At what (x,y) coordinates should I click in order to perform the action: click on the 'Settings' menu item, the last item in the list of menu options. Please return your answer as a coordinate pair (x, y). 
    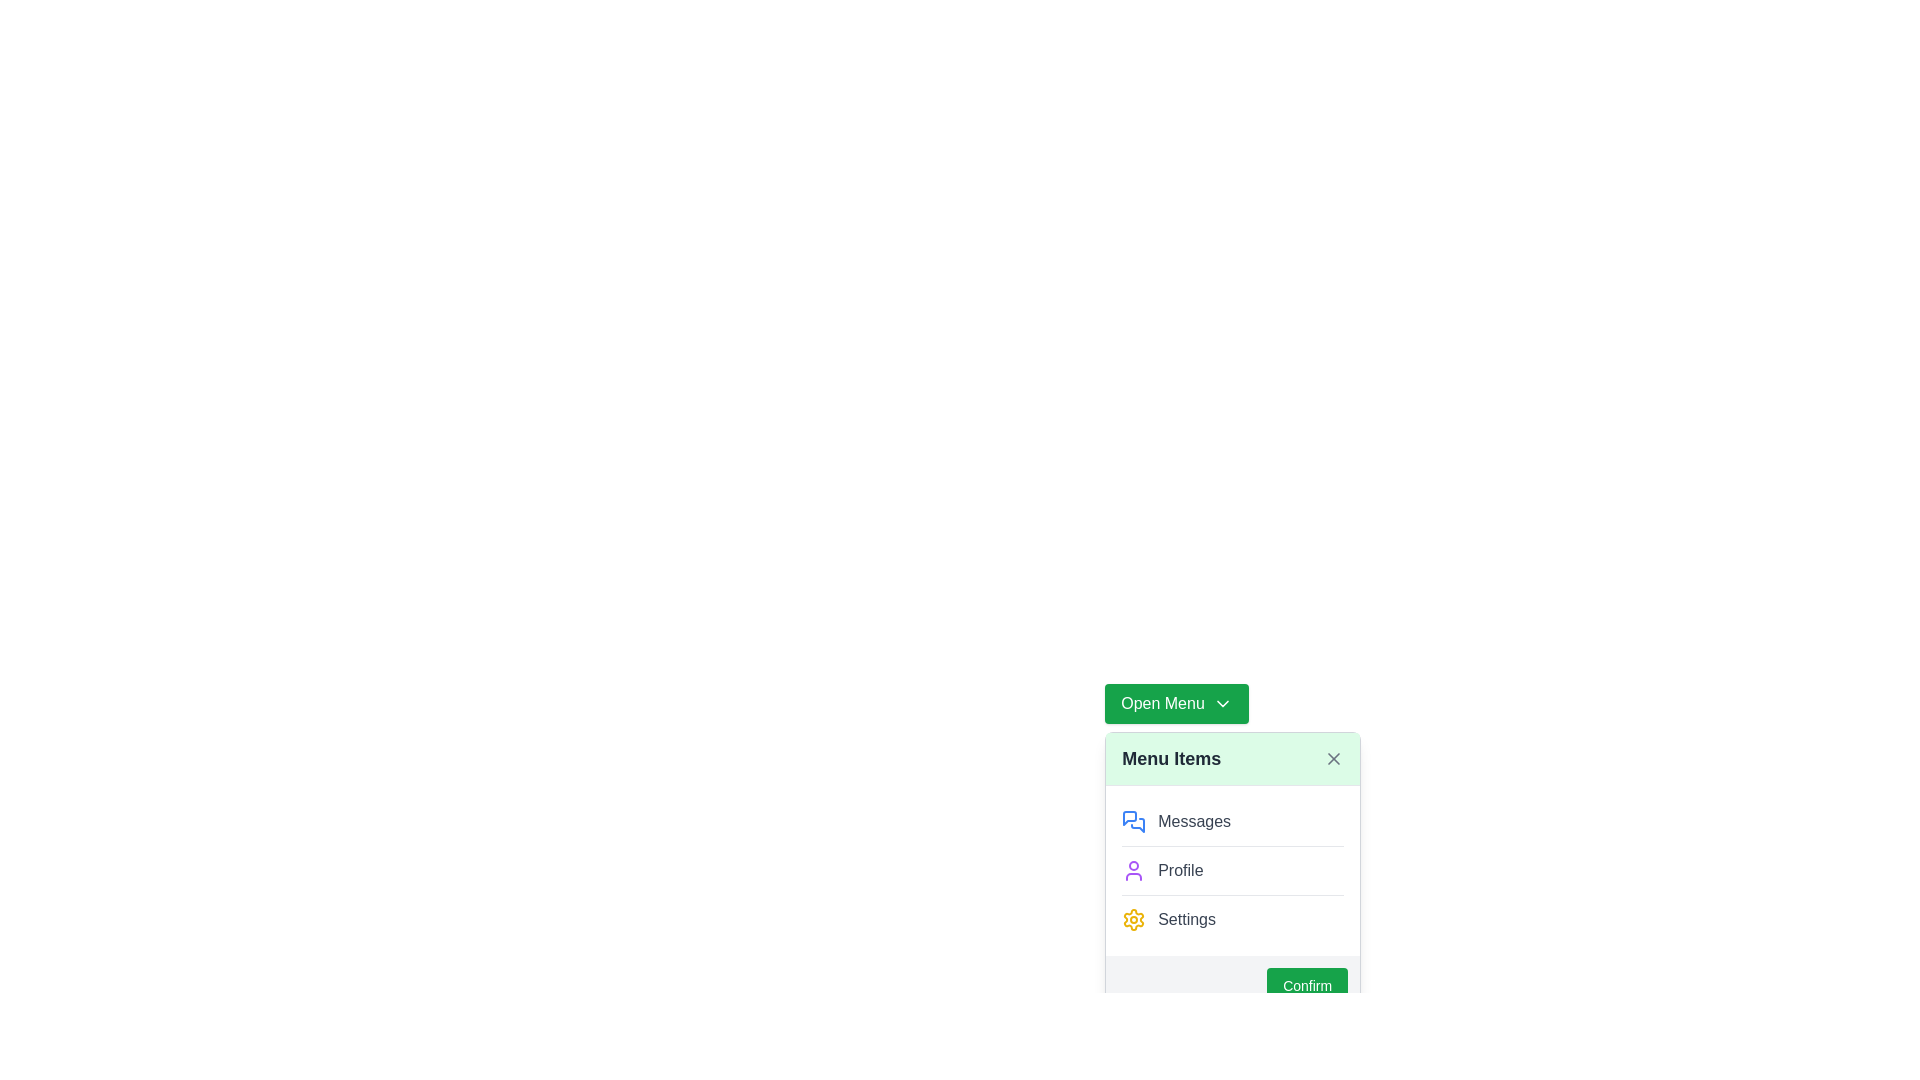
    Looking at the image, I should click on (1232, 919).